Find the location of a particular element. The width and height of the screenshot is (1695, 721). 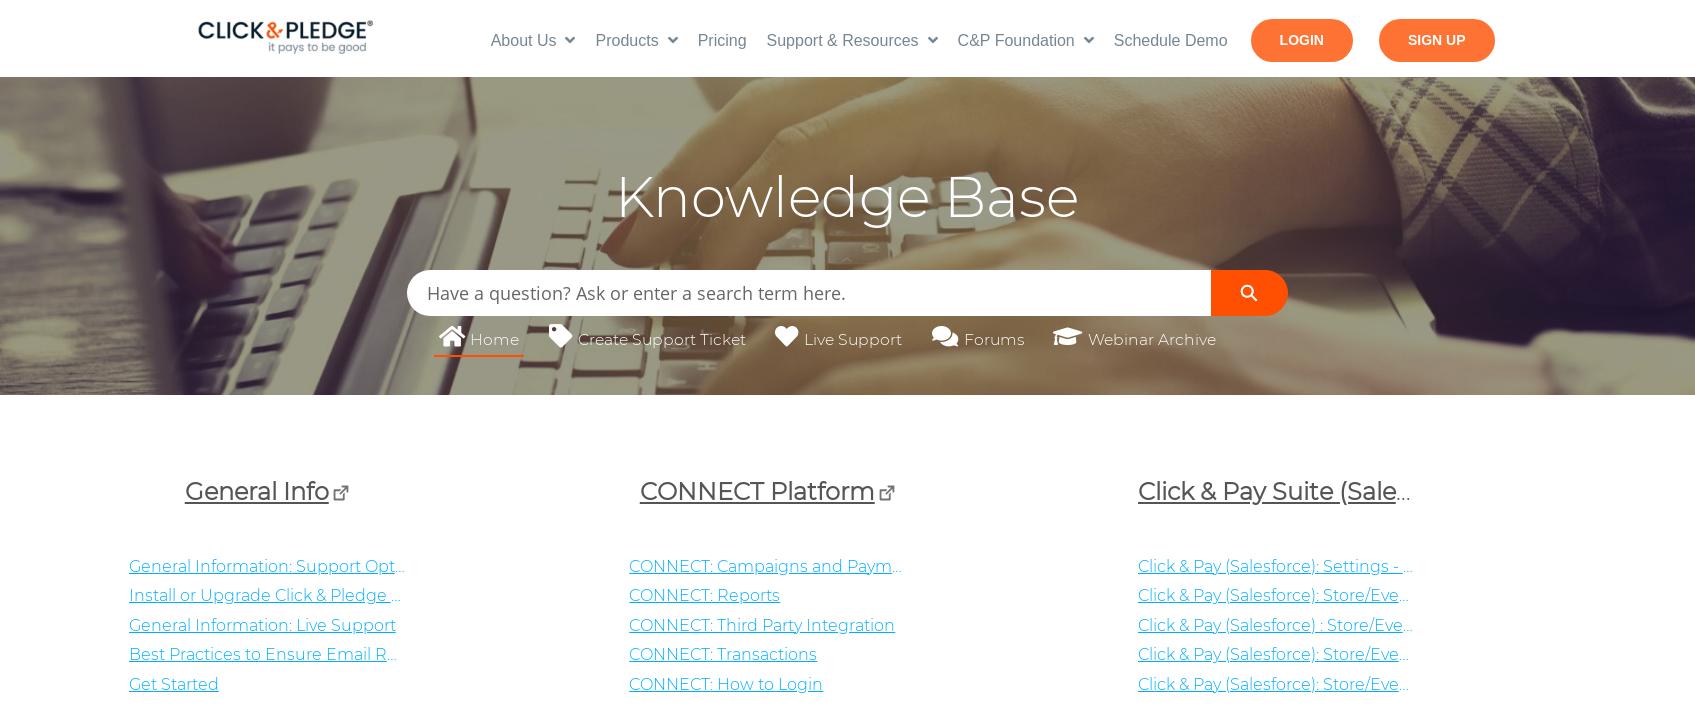

'Install or Upgrade Click & Pledge Apps in Salesforce' is located at coordinates (126, 594).